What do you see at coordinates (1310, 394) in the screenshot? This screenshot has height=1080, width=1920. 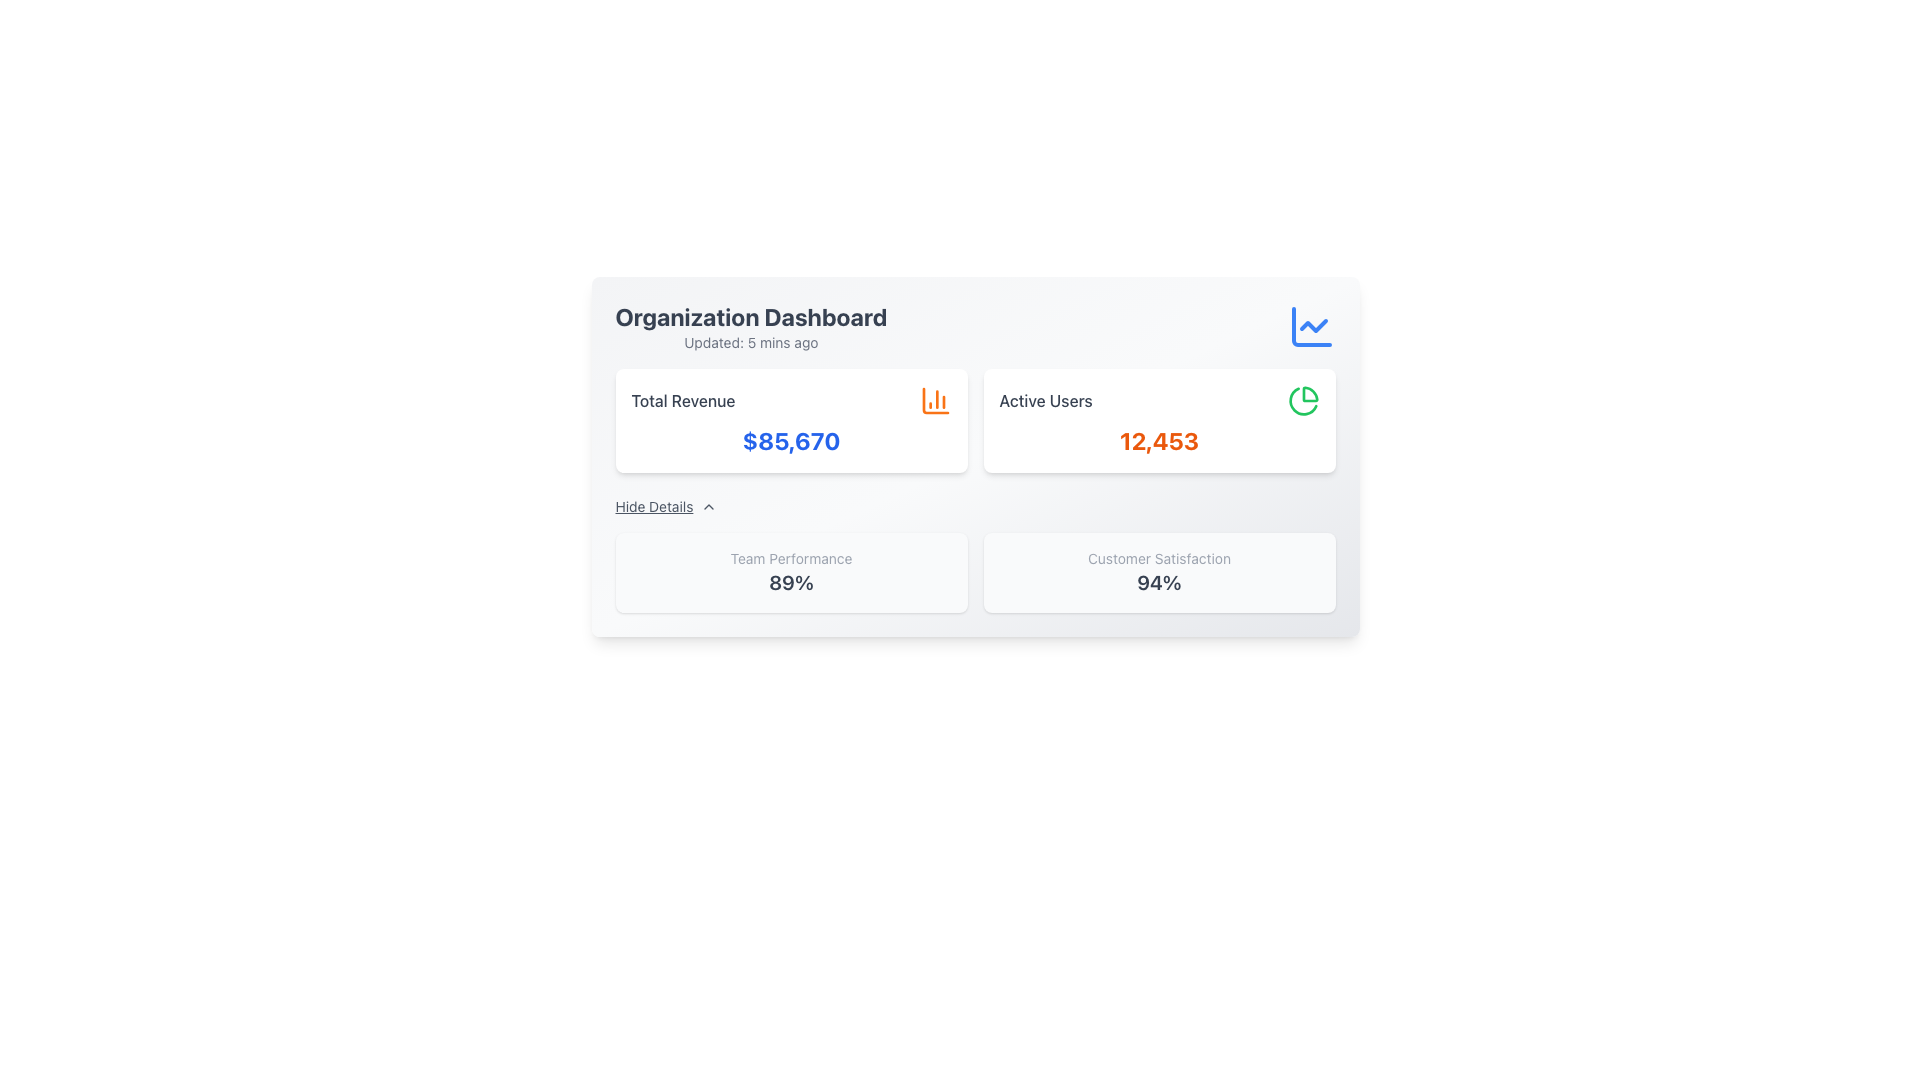 I see `the SVG graphical element in the top-right card of the dashboard that represents an analytical metric` at bounding box center [1310, 394].